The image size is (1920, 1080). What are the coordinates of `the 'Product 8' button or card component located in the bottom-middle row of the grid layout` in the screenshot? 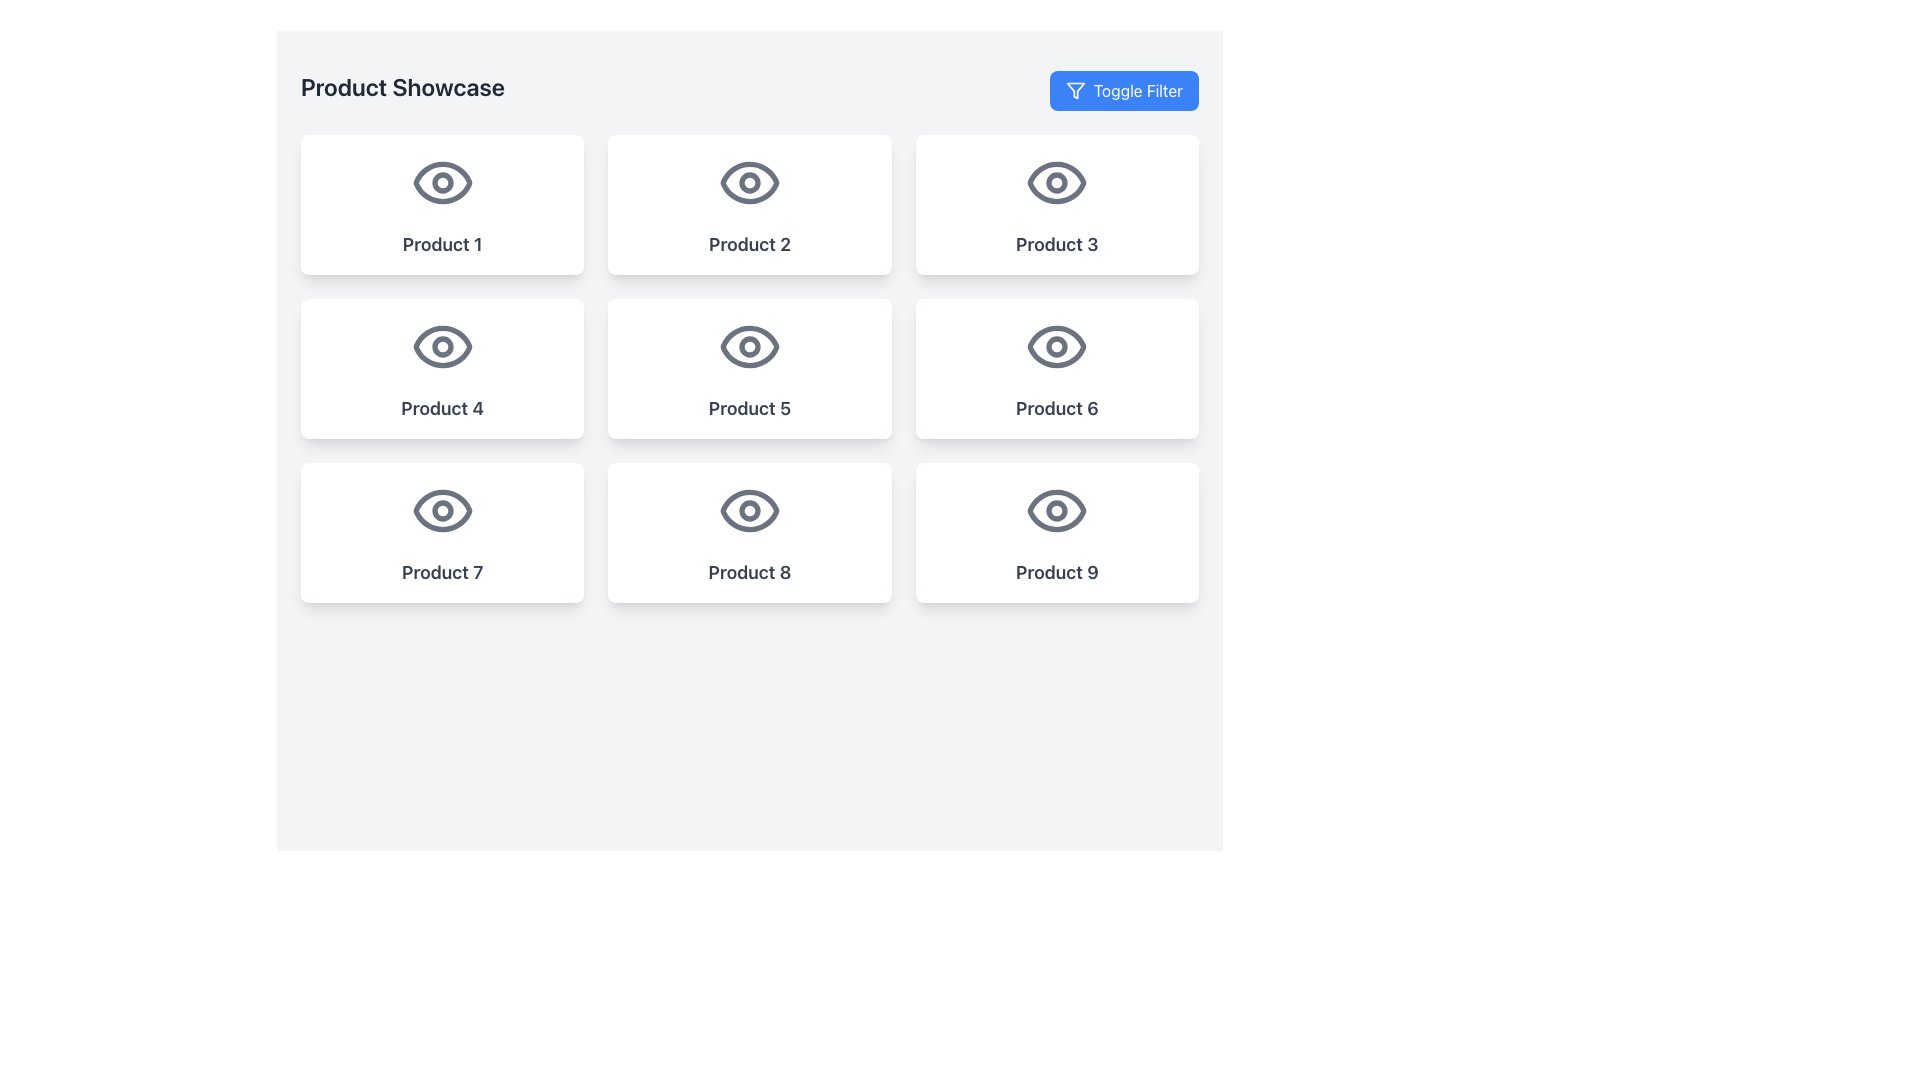 It's located at (748, 531).